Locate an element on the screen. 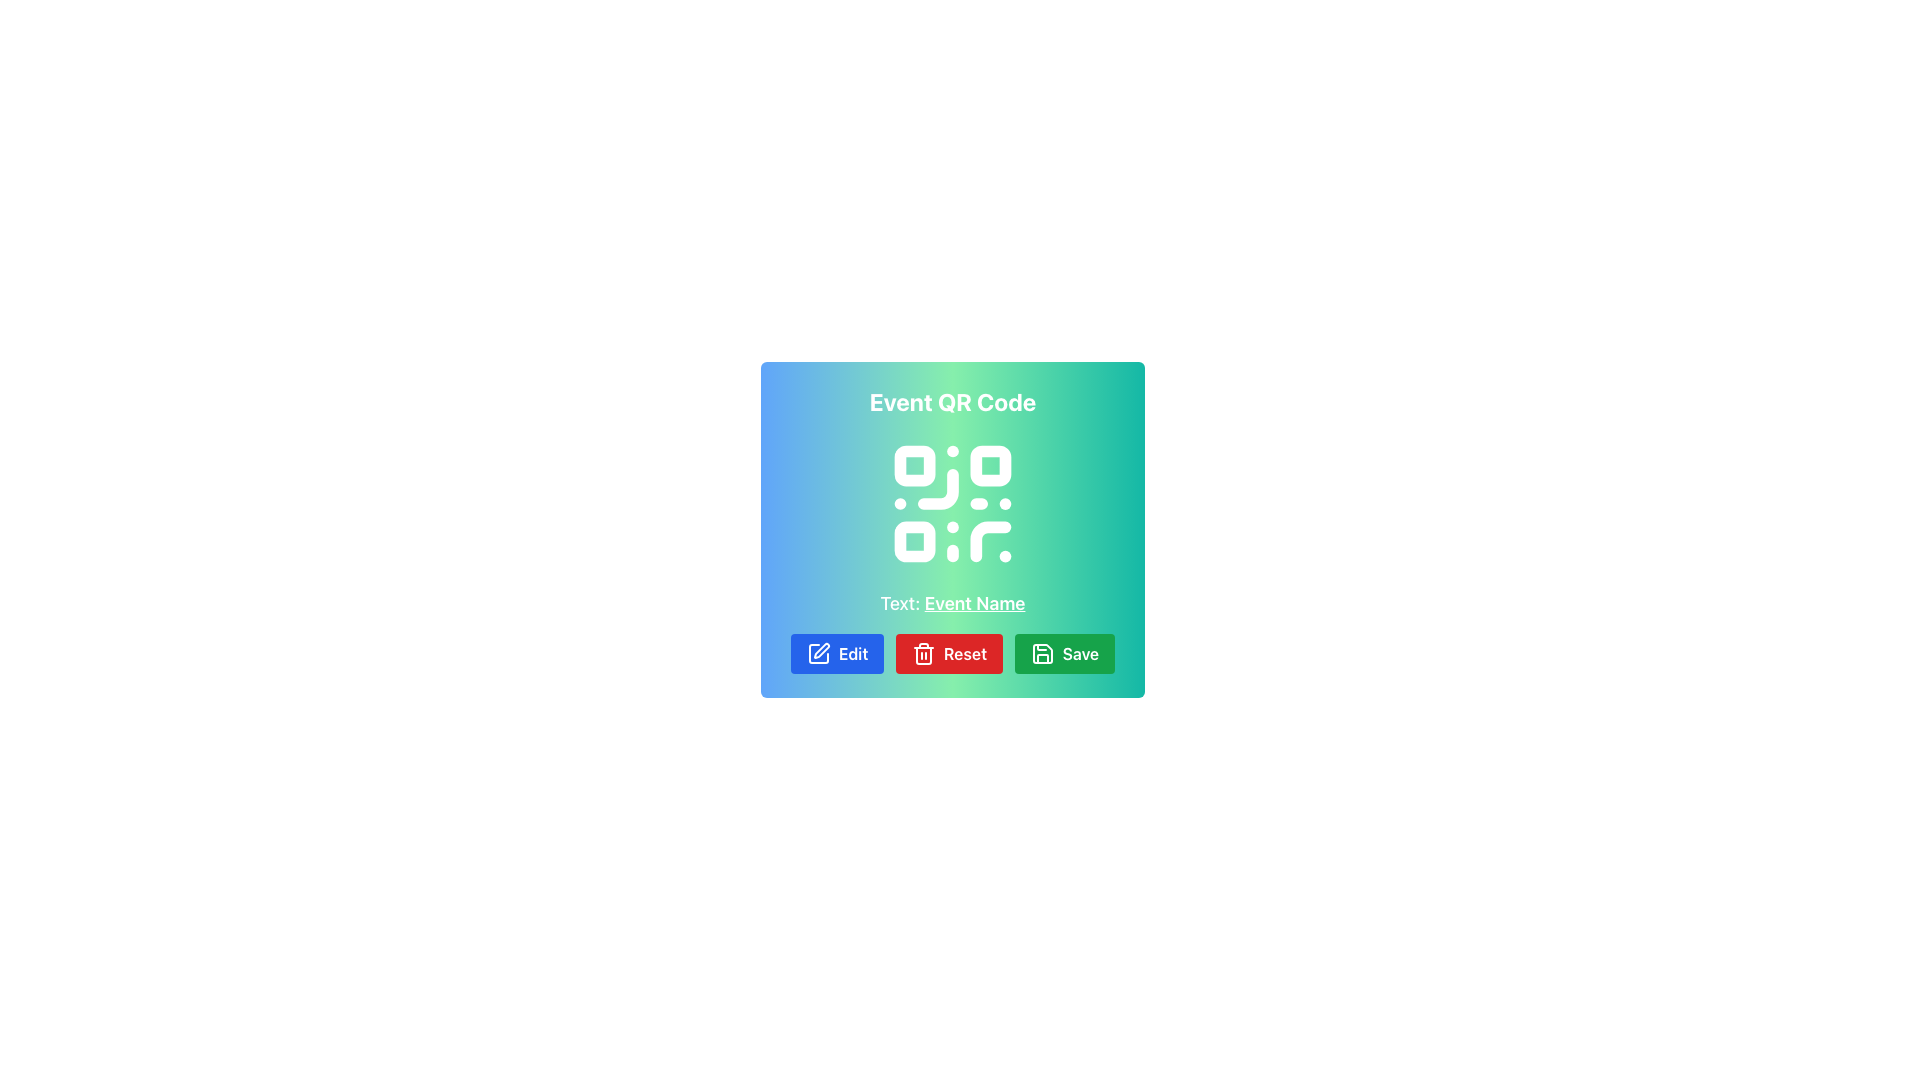 Image resolution: width=1920 pixels, height=1080 pixels. the floppy disk icon within the green 'Save' button, which is the rightmost button in a row of three buttons below the central card is located at coordinates (1041, 654).